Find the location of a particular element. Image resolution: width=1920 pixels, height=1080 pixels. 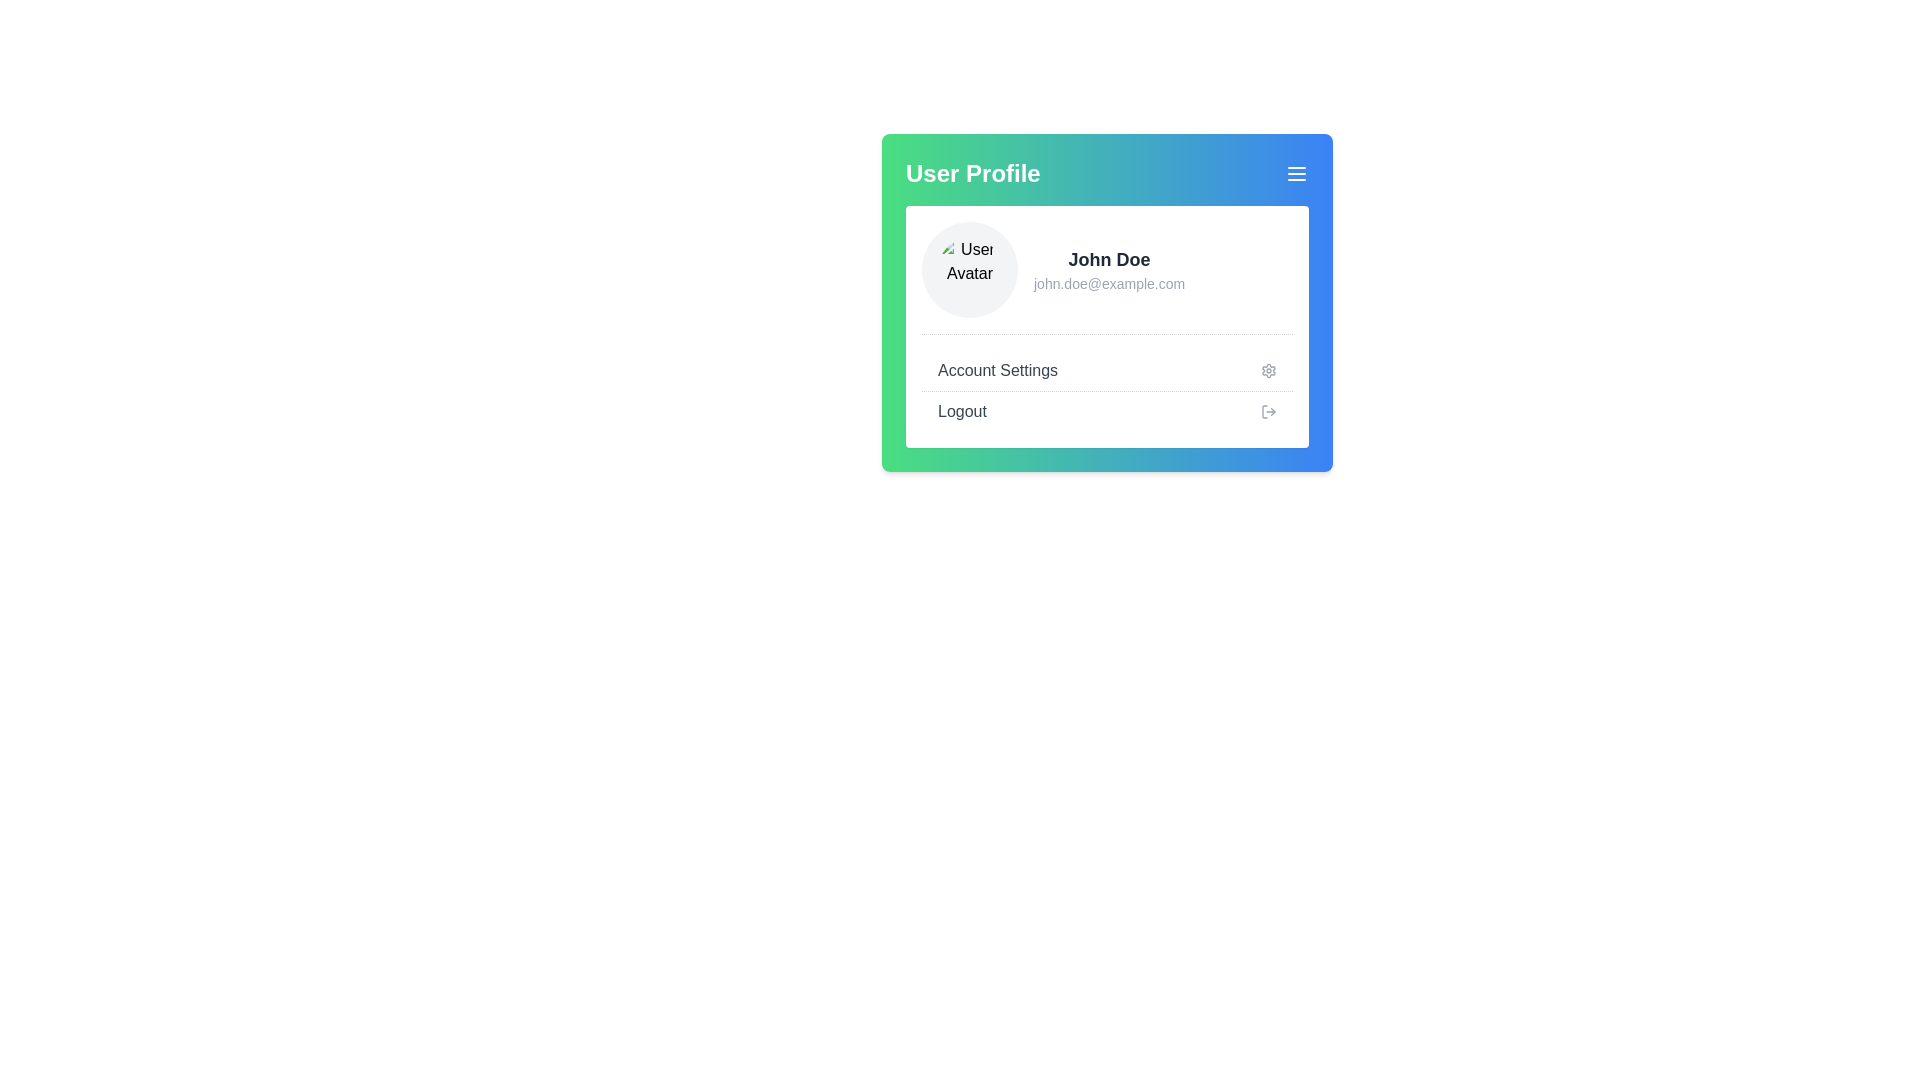

the horizontal dotted gray Divider Line that separates the 'Account Settings' and 'Logout' options in the dropdown menu is located at coordinates (1106, 391).